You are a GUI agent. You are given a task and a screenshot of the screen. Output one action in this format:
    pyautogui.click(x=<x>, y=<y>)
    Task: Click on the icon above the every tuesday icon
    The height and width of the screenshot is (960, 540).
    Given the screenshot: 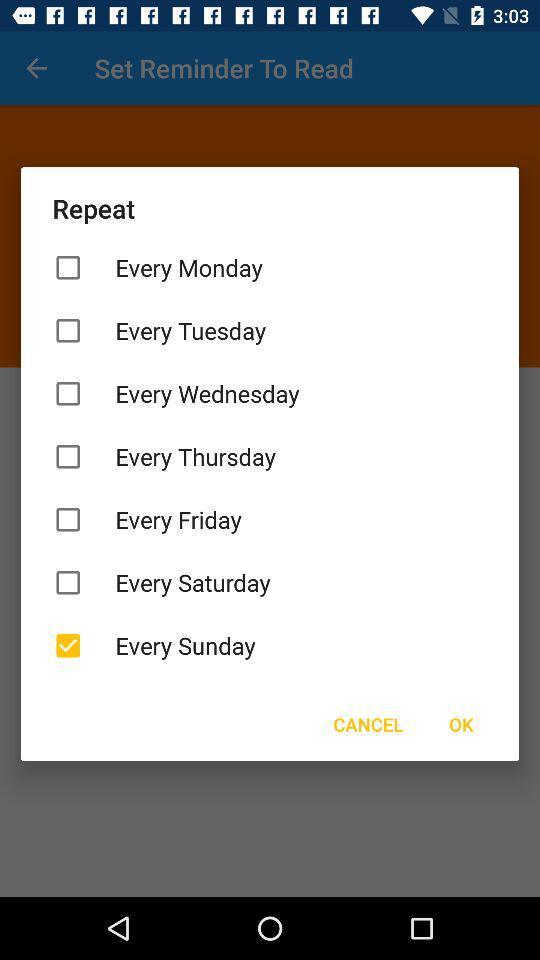 What is the action you would take?
    pyautogui.click(x=270, y=266)
    